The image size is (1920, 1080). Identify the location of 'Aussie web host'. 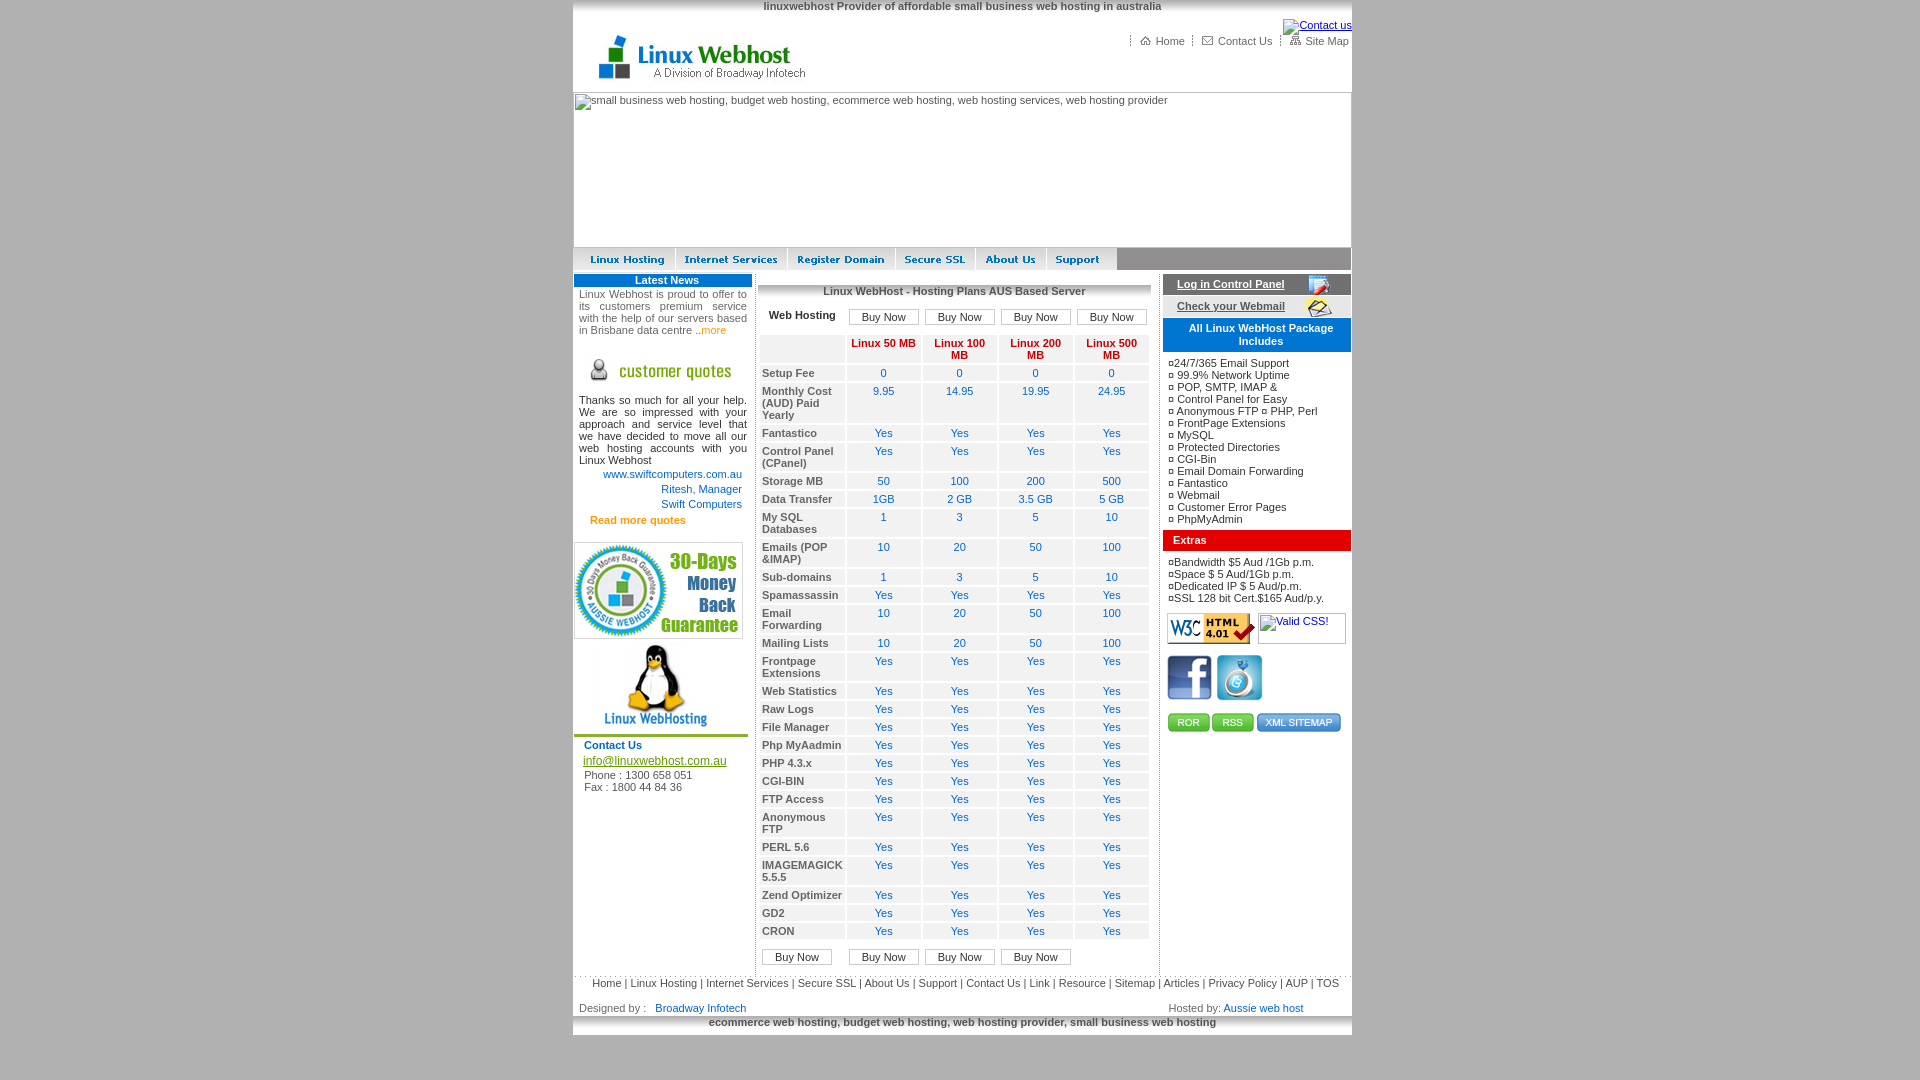
(1262, 1007).